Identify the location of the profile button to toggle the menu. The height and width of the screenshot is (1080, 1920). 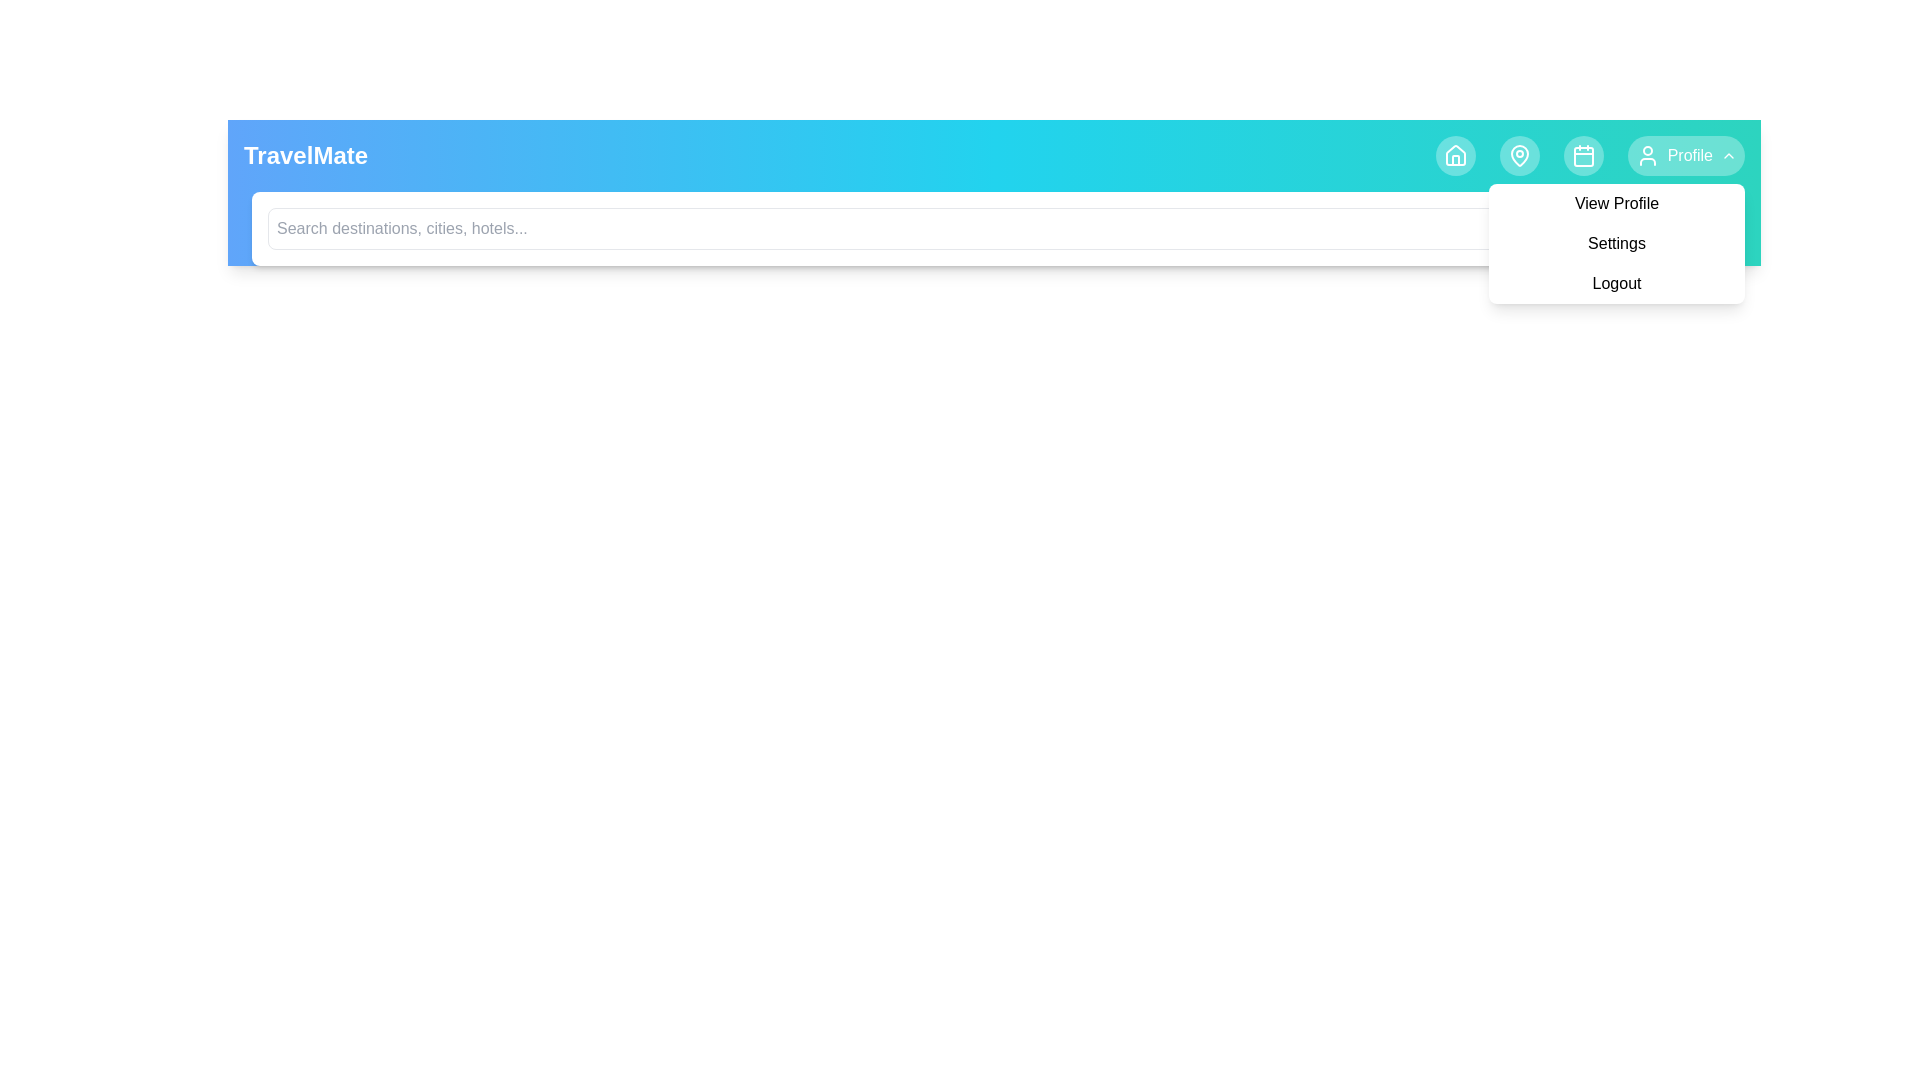
(1684, 154).